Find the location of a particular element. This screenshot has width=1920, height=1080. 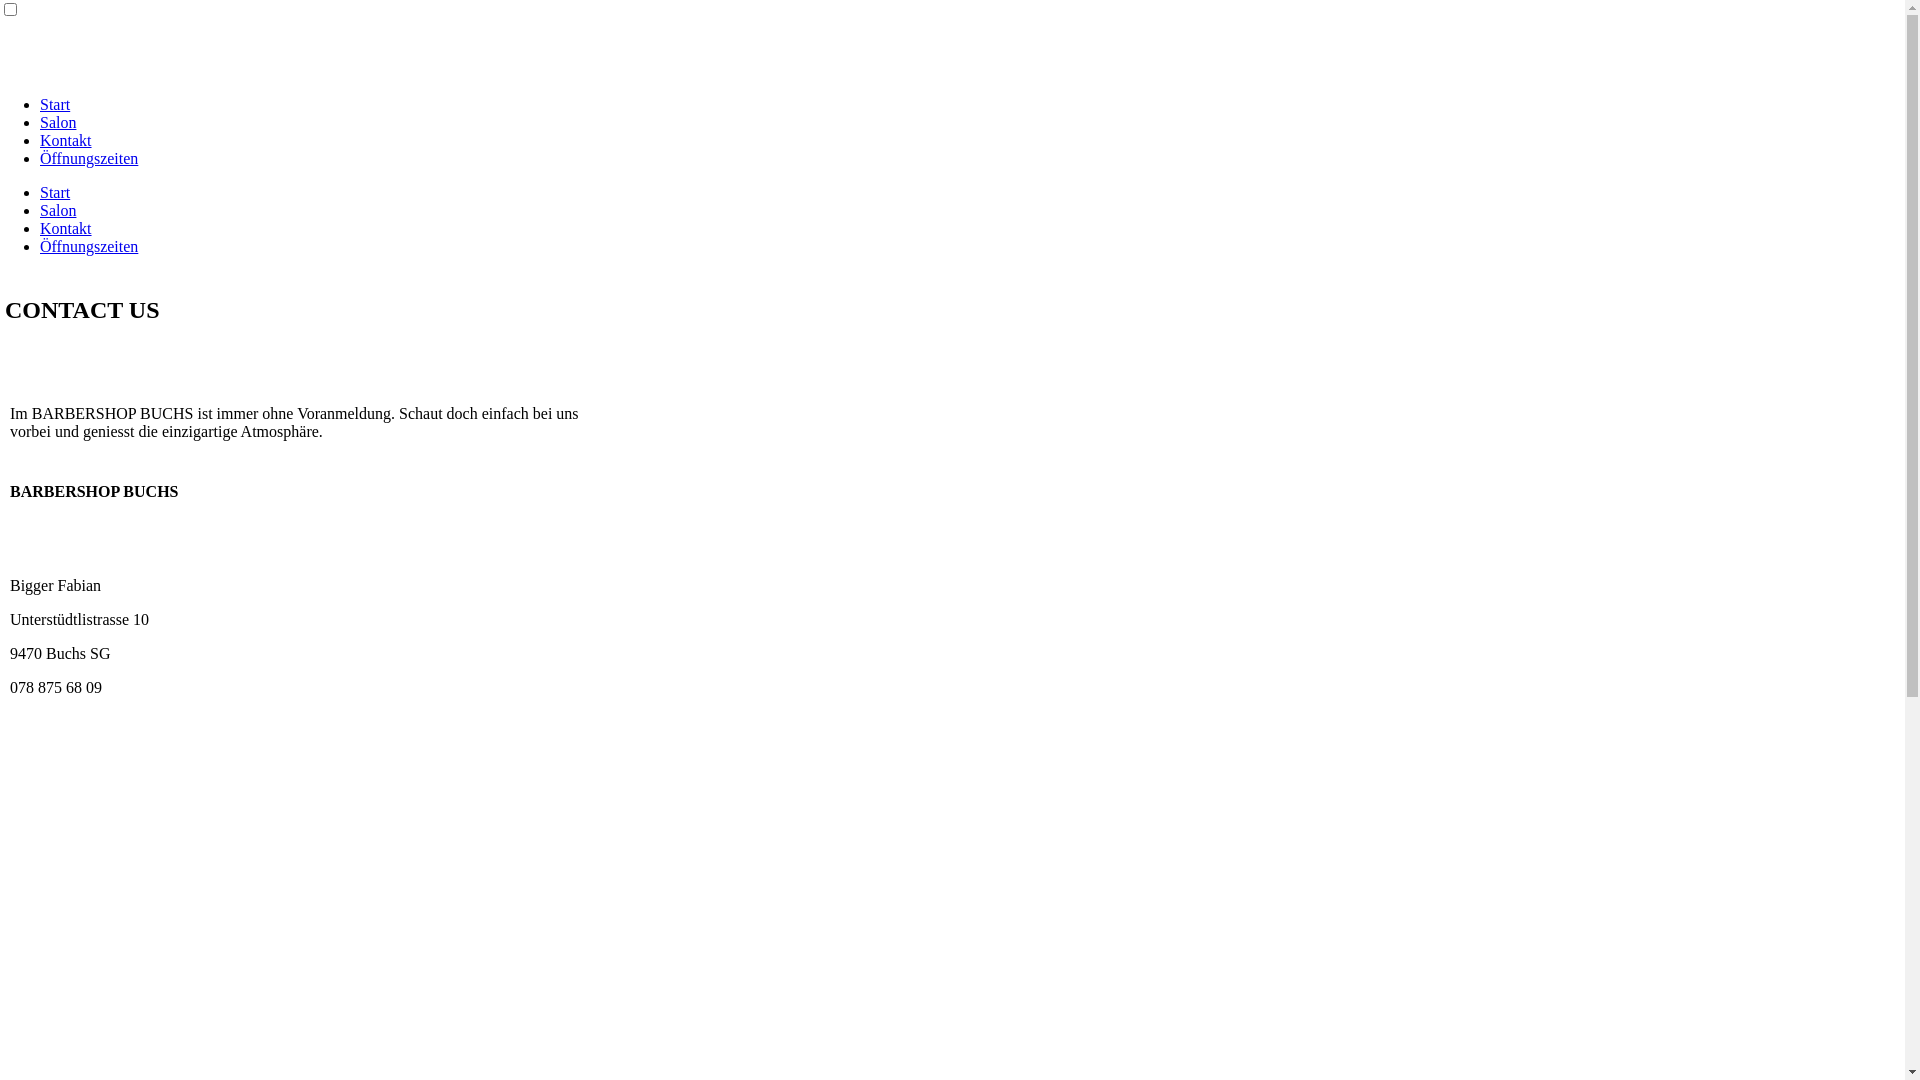

'Start' is located at coordinates (54, 192).